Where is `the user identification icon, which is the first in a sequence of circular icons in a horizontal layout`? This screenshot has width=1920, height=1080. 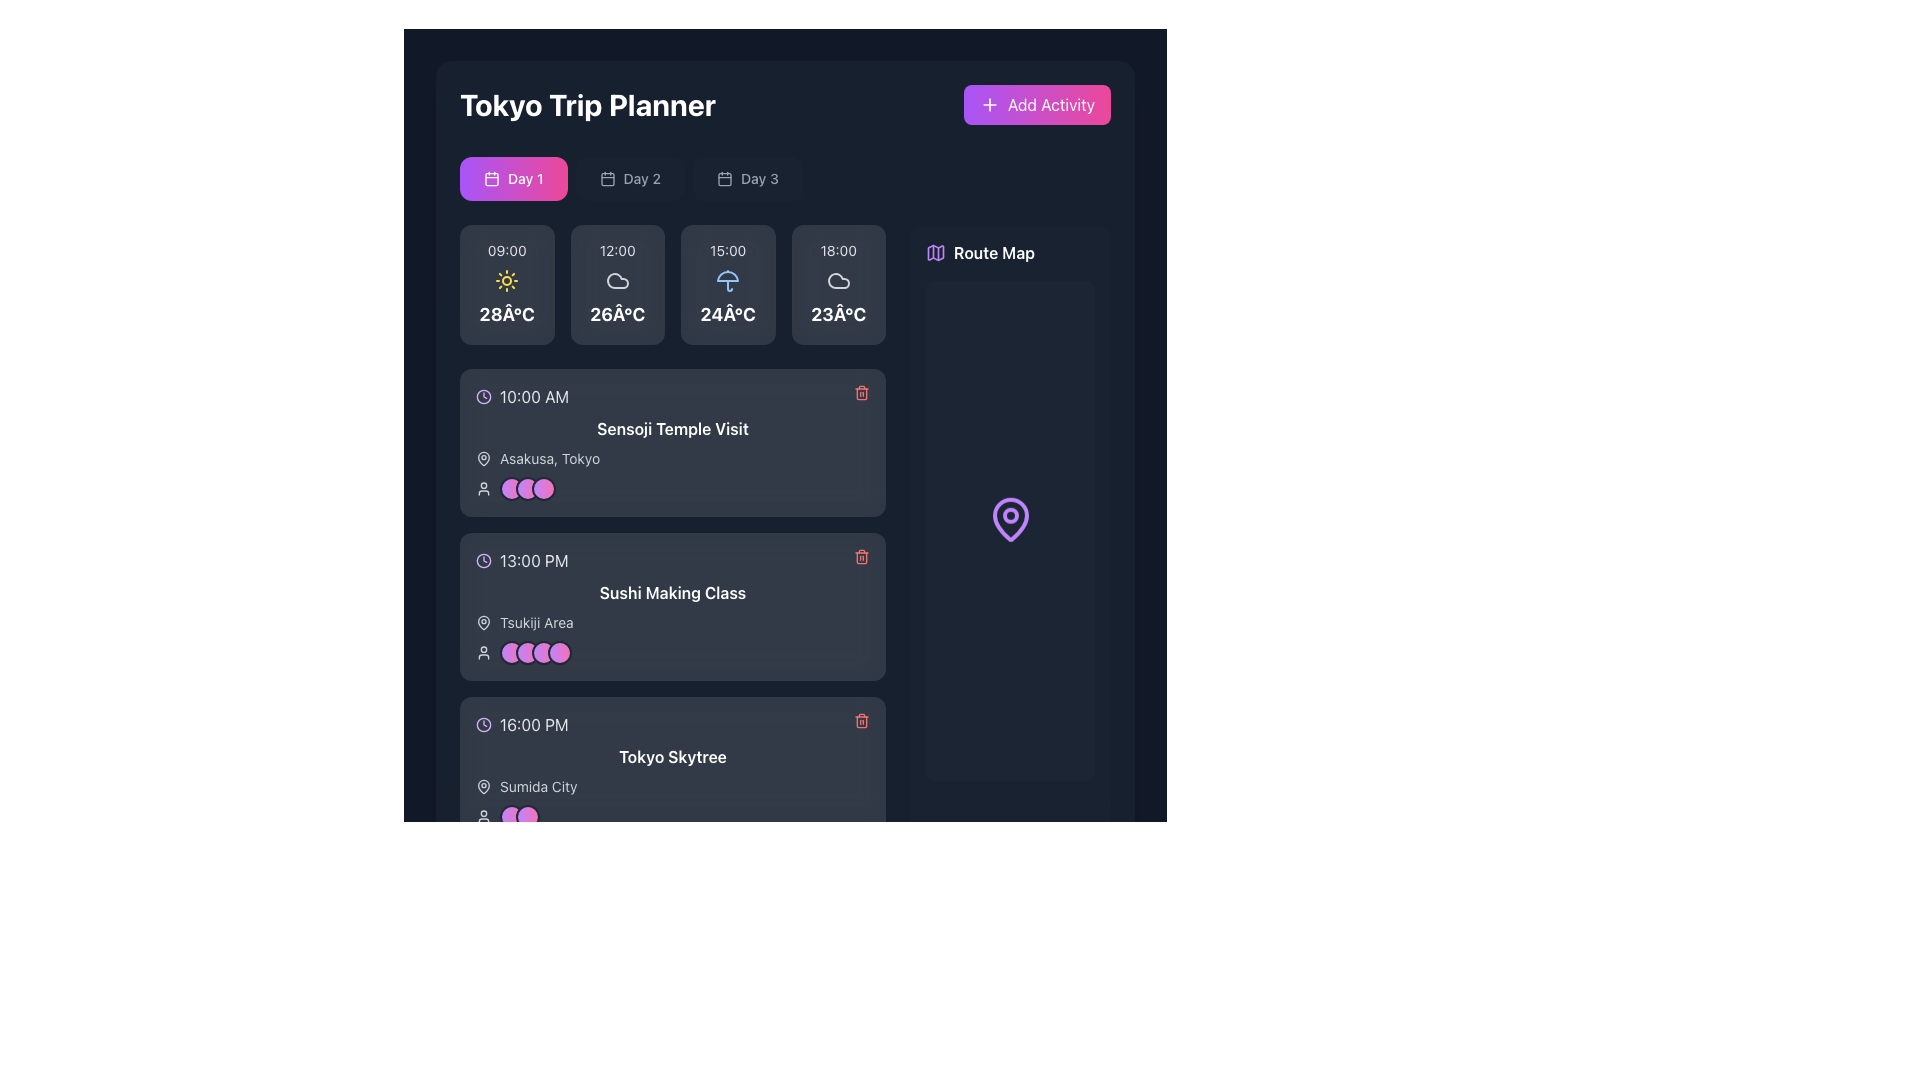 the user identification icon, which is the first in a sequence of circular icons in a horizontal layout is located at coordinates (484, 489).